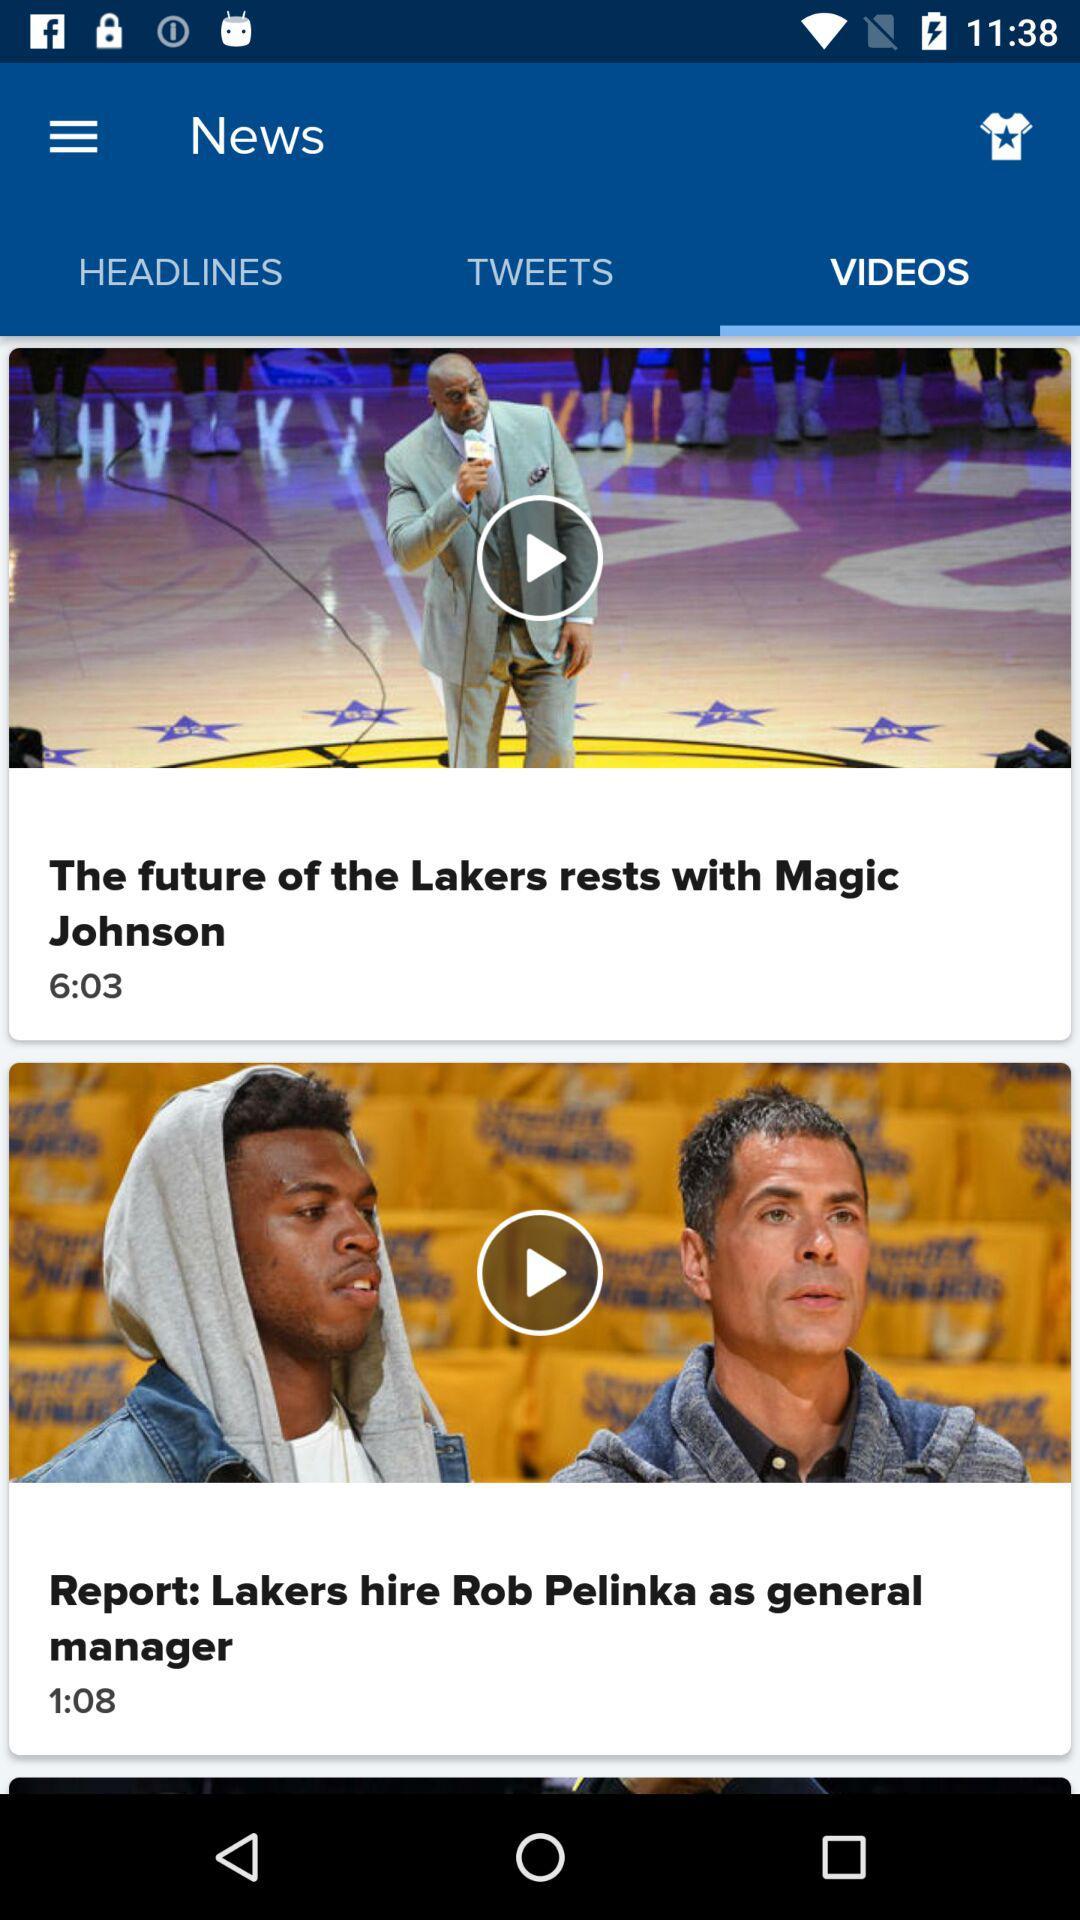  Describe the element at coordinates (540, 557) in the screenshot. I see `top video` at that location.